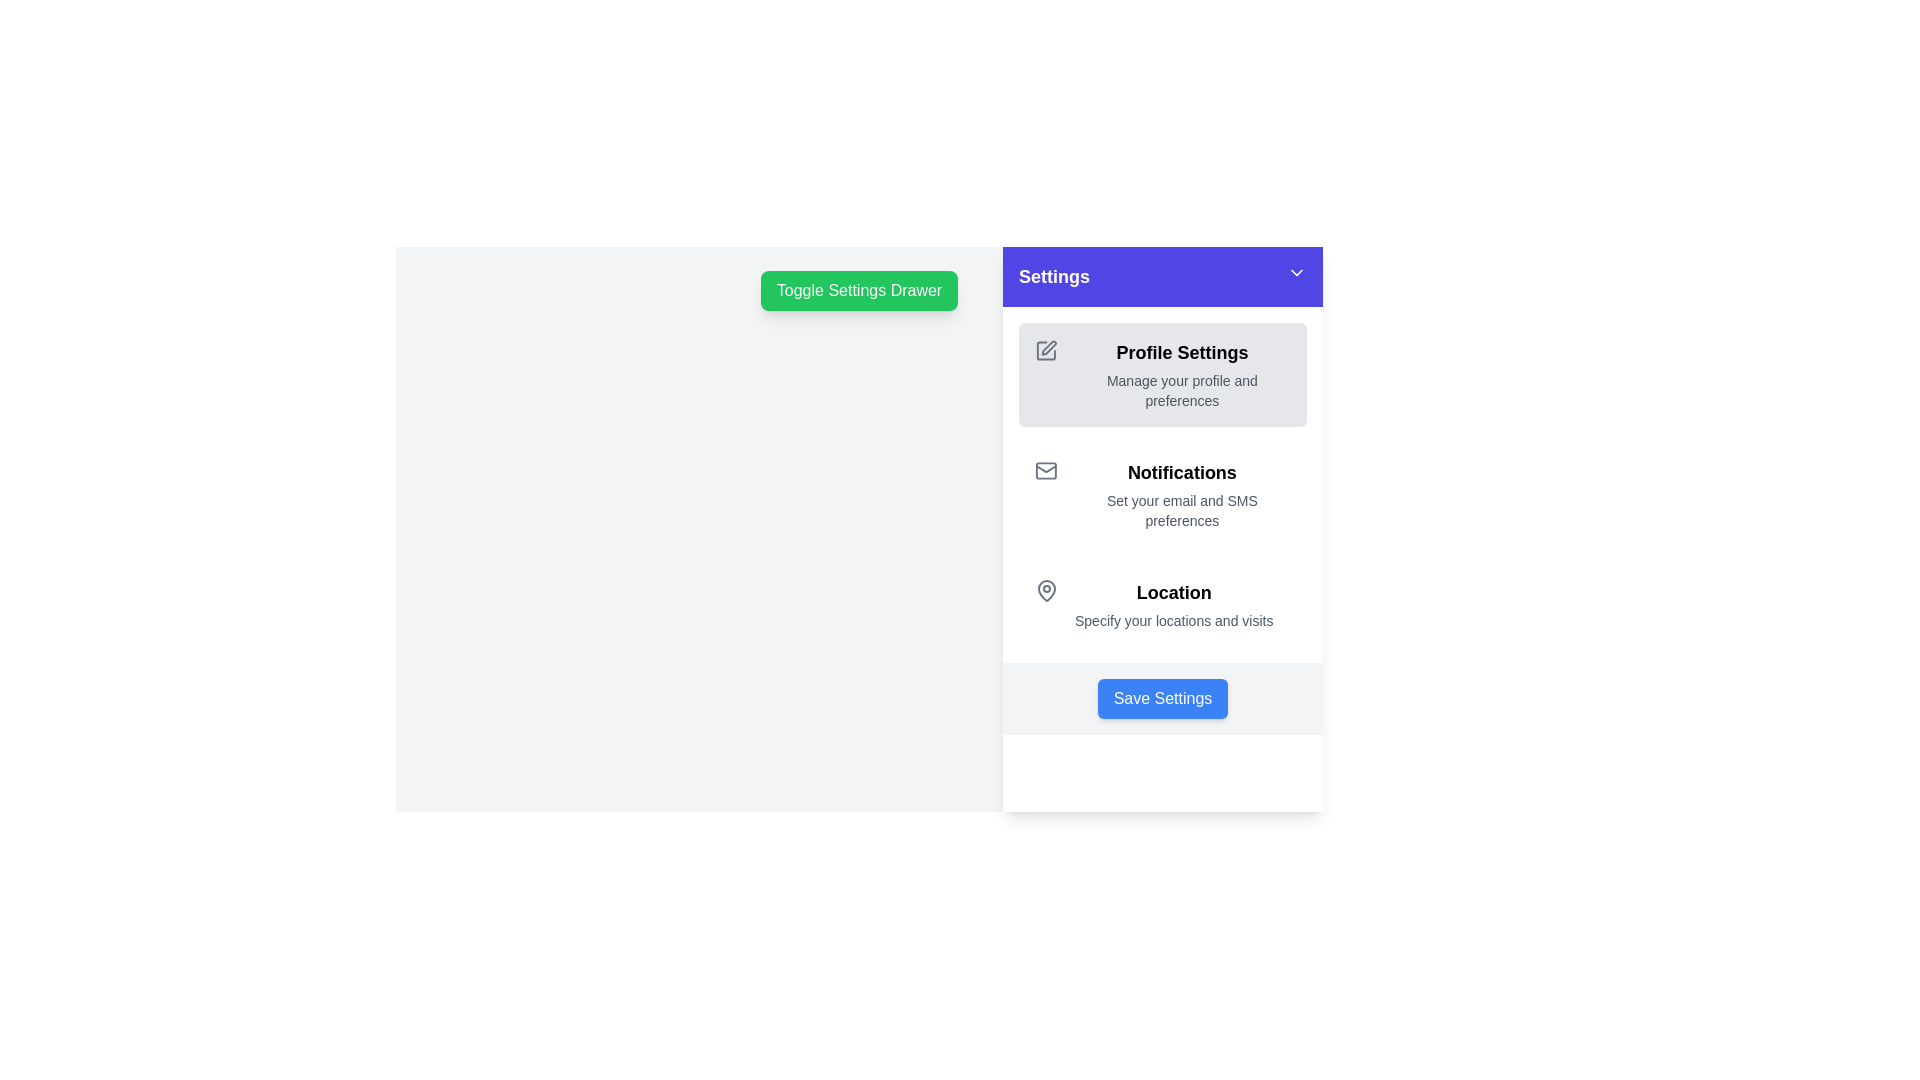 This screenshot has height=1080, width=1920. Describe the element at coordinates (1182, 390) in the screenshot. I see `the static text that reads 'Manage your profile and preferences', which is located below the 'Profile Settings' header in the settings panel` at that location.